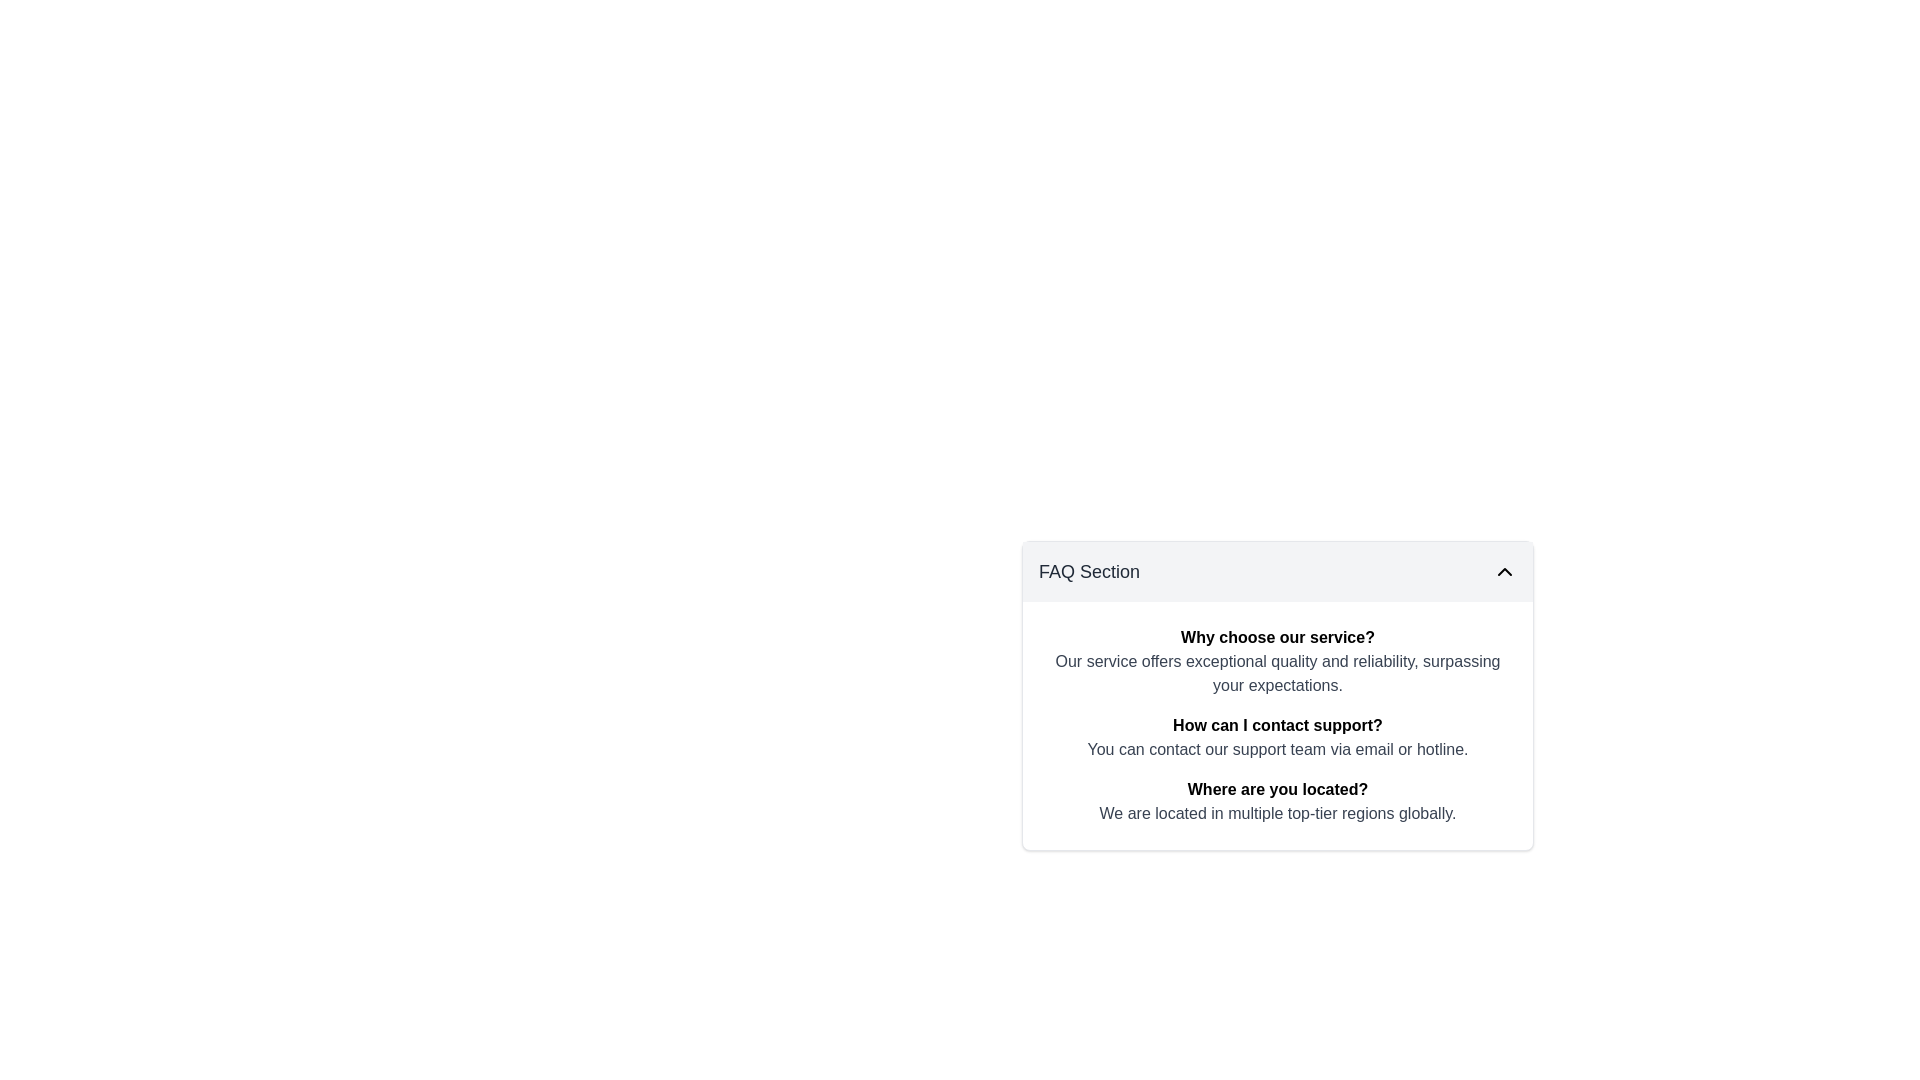 This screenshot has width=1920, height=1080. I want to click on bolded black text string 'Why choose our service?' located in the FAQ section at the top of the card-like layout, so click(1276, 637).